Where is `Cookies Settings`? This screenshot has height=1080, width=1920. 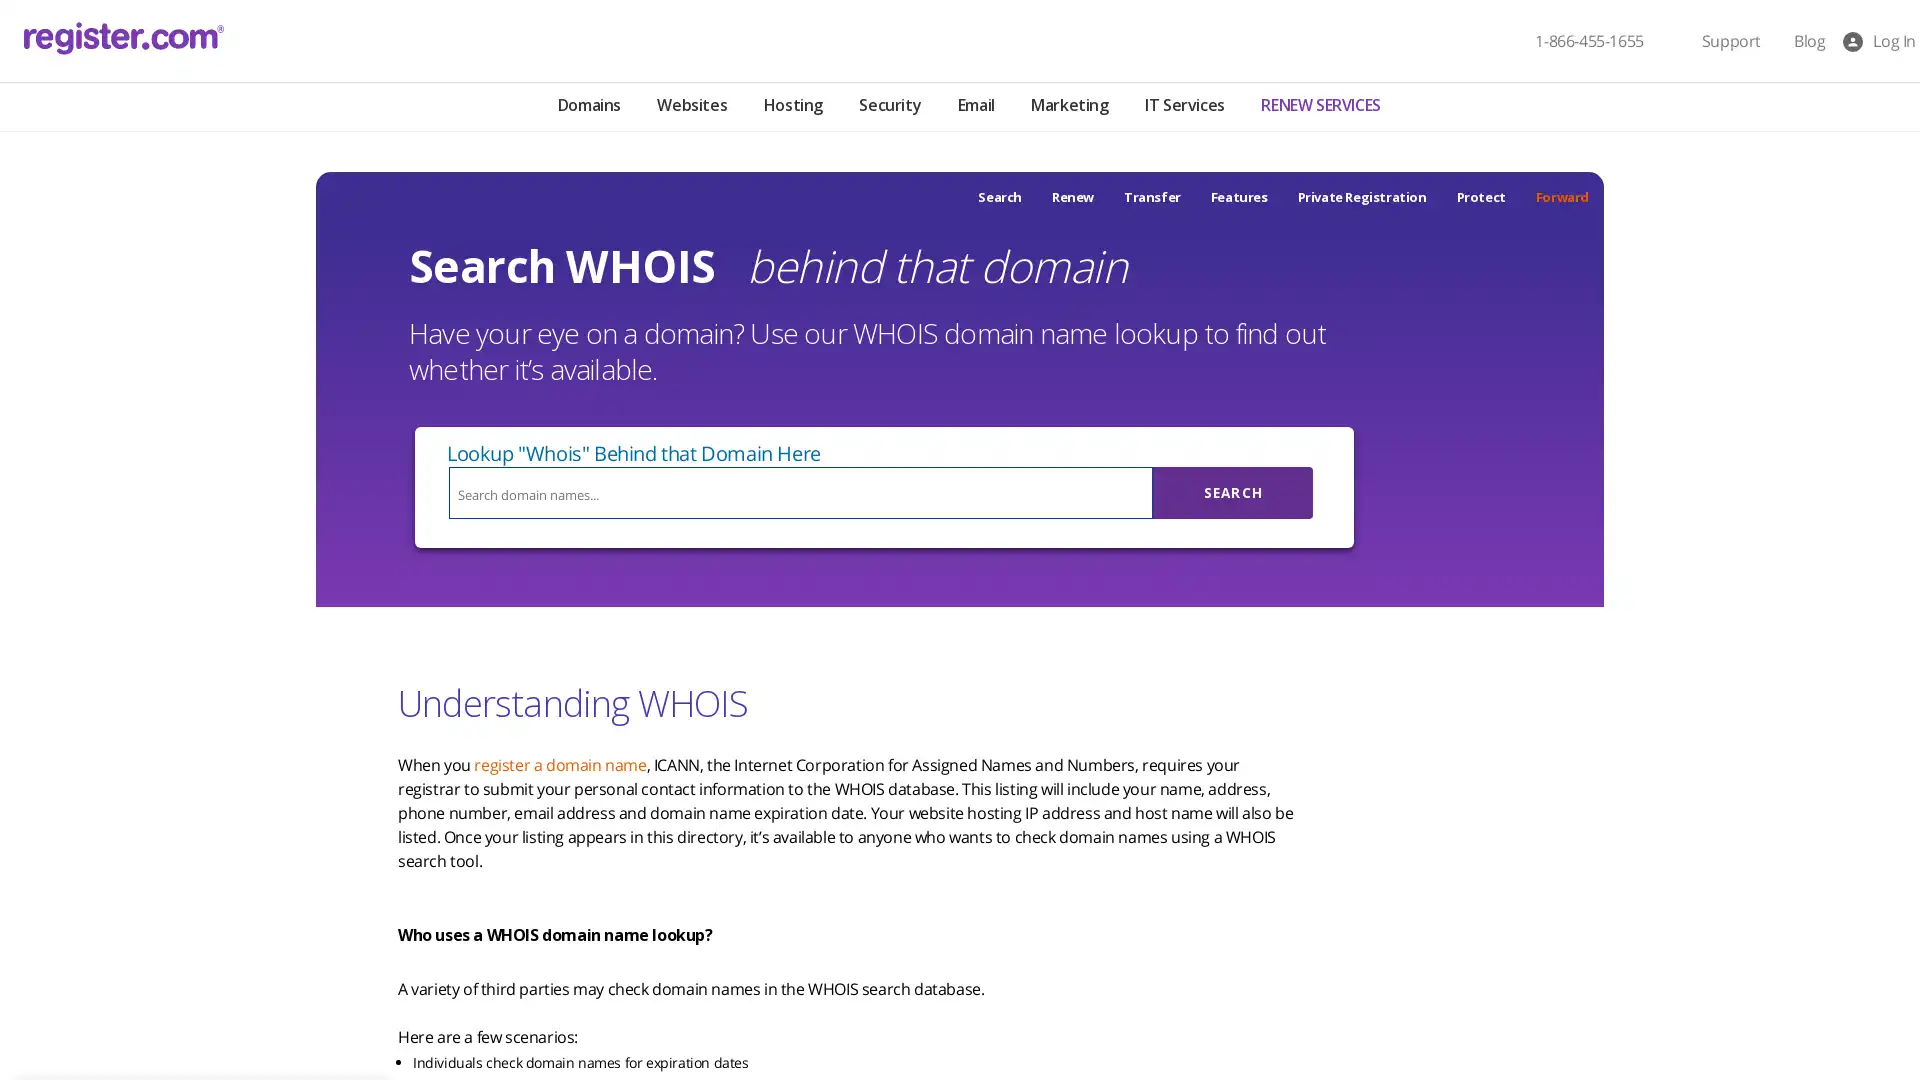
Cookies Settings is located at coordinates (203, 1013).